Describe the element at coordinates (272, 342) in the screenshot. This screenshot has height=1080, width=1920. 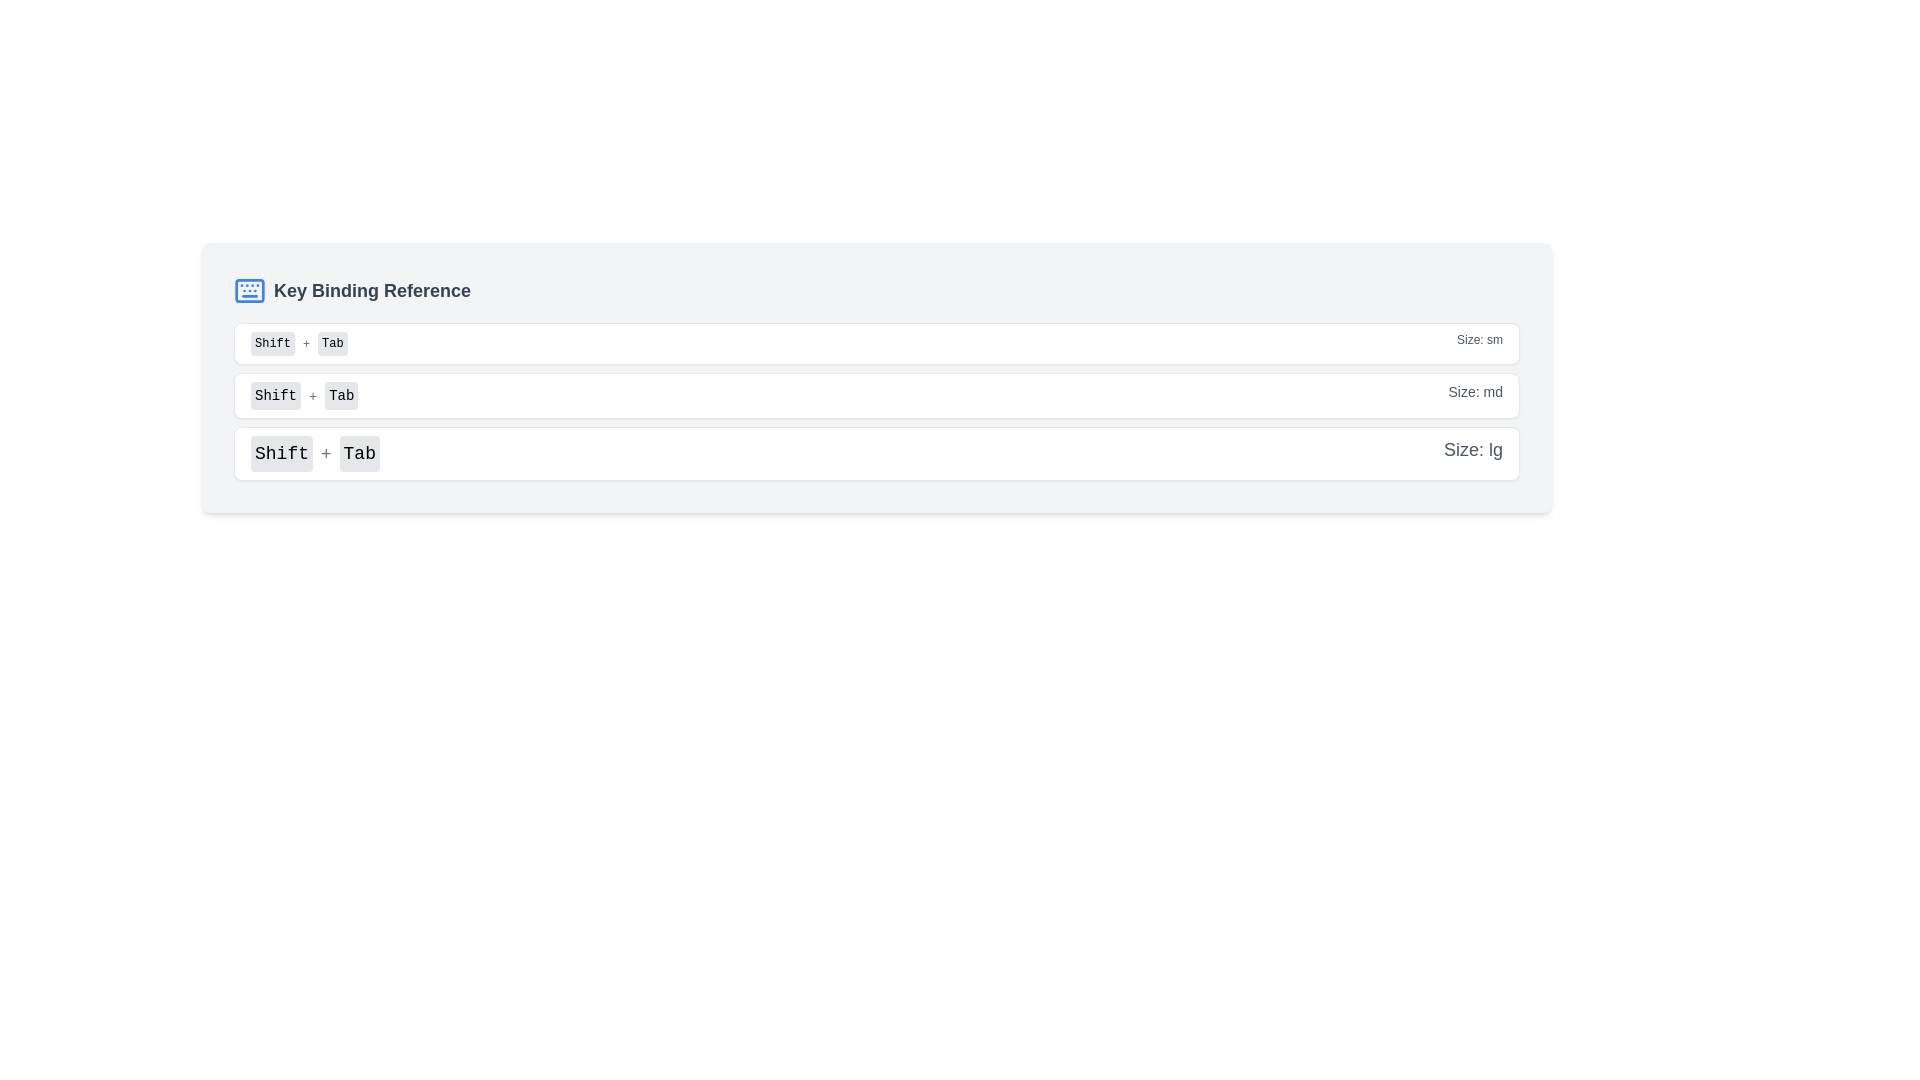
I see `the non-interactive button-like UI element labeled 'Shift', which has a light gray background and rounded corners, located near the top section of the interface` at that location.